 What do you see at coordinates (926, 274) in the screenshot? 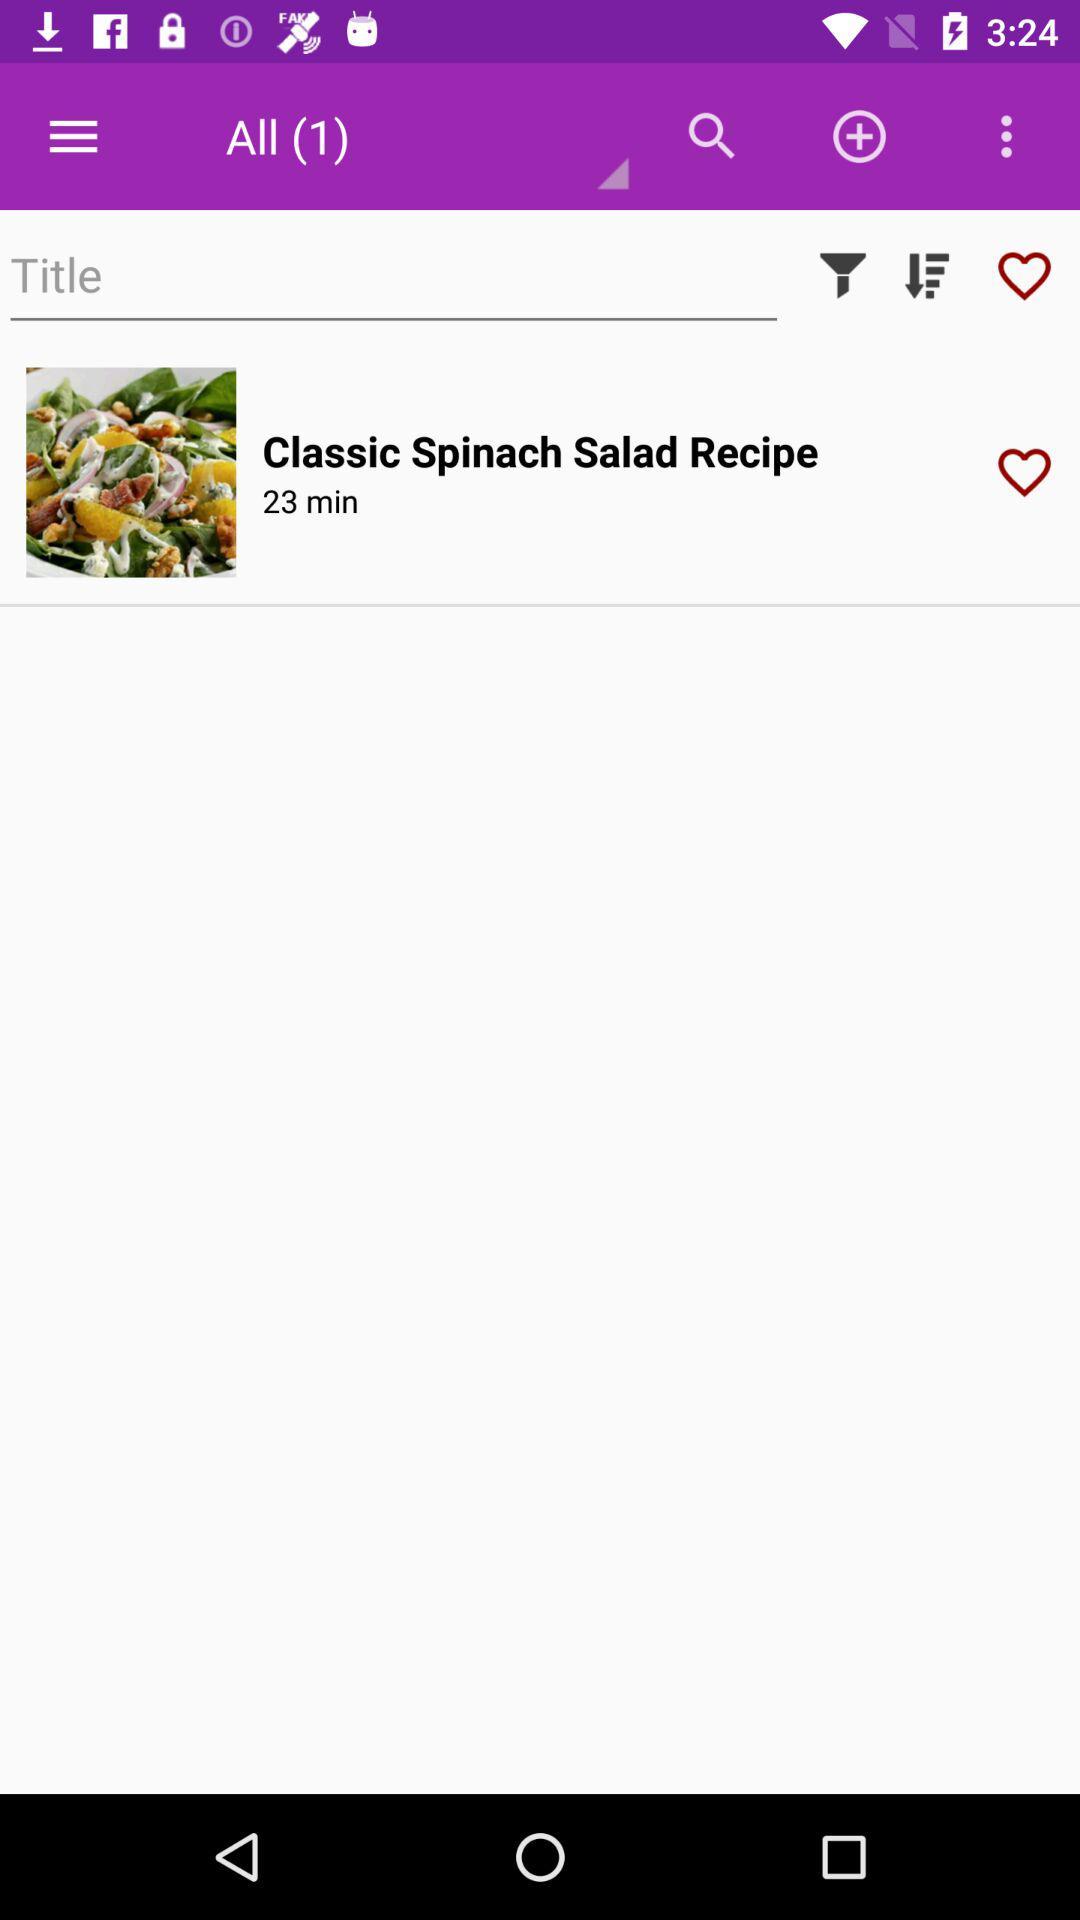
I see `show all recipes` at bounding box center [926, 274].